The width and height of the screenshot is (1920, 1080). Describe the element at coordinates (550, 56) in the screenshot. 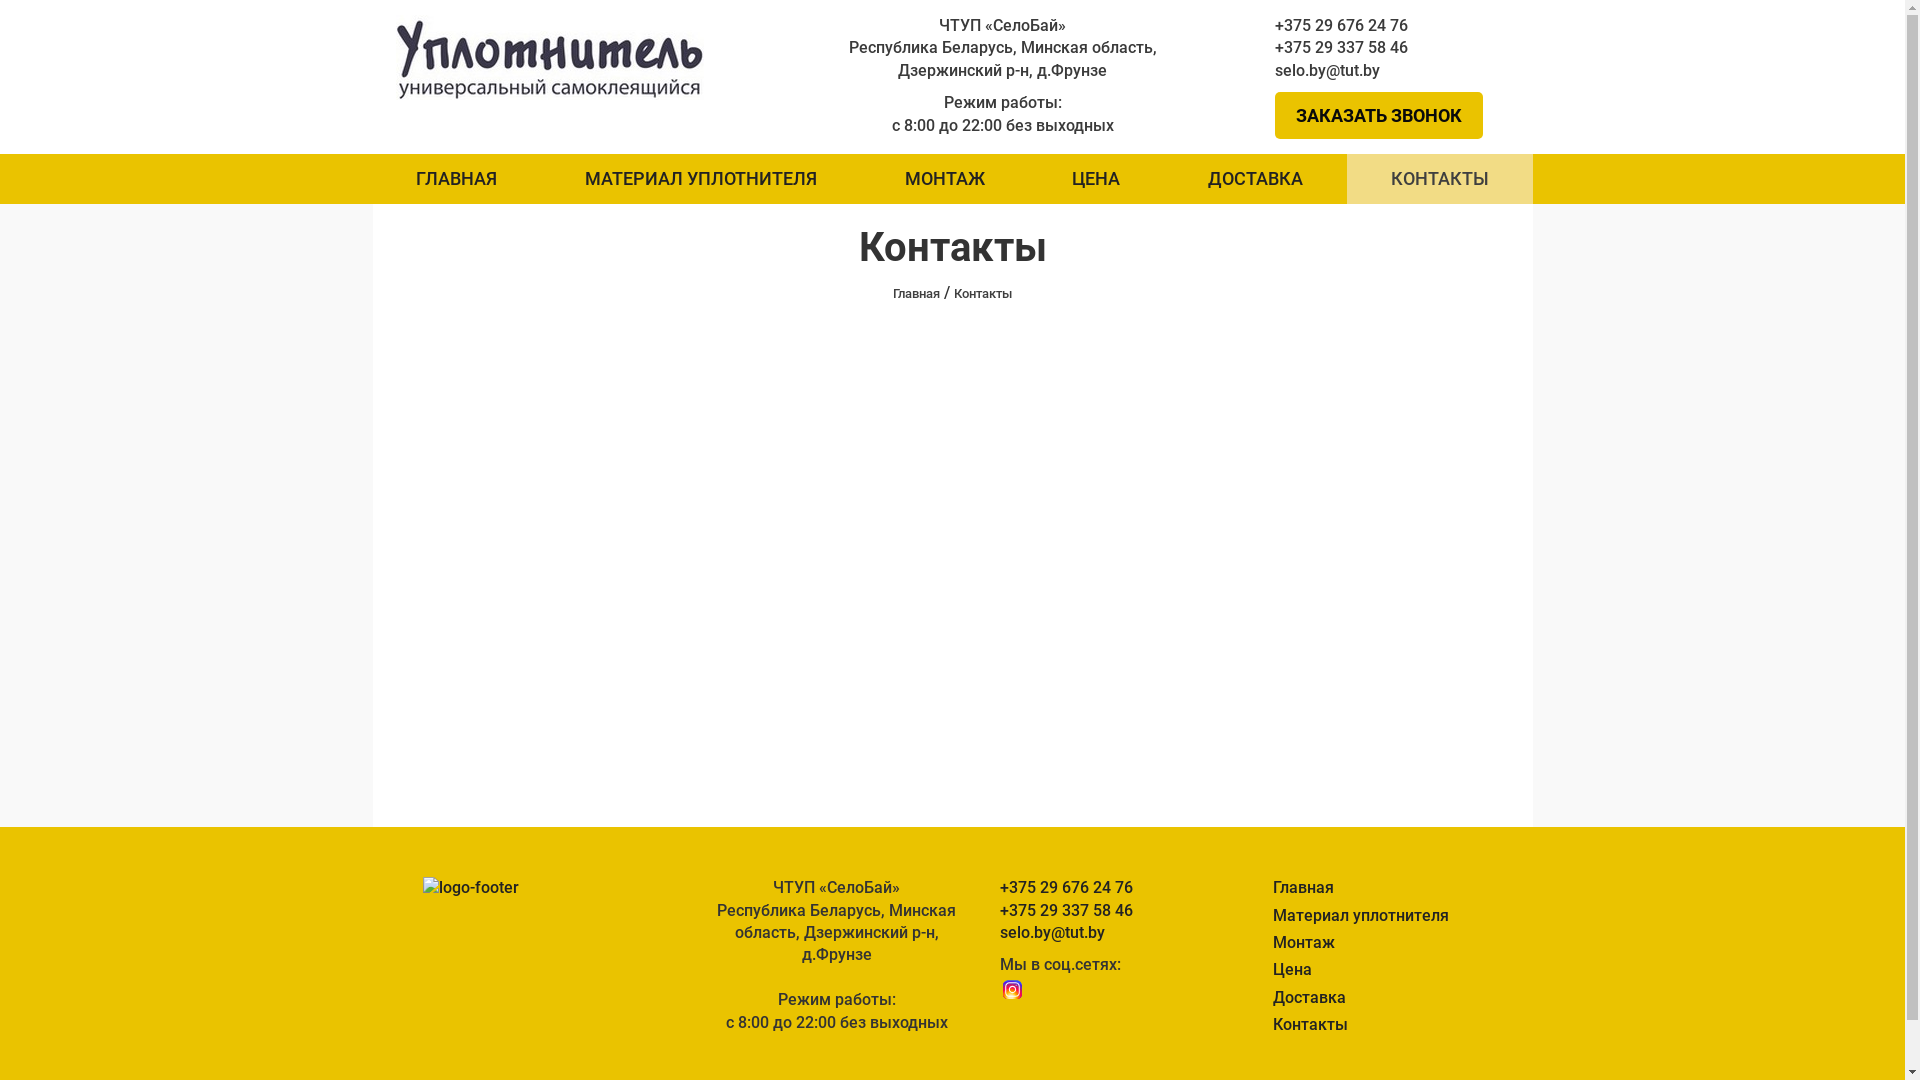

I see `'plotno.by'` at that location.